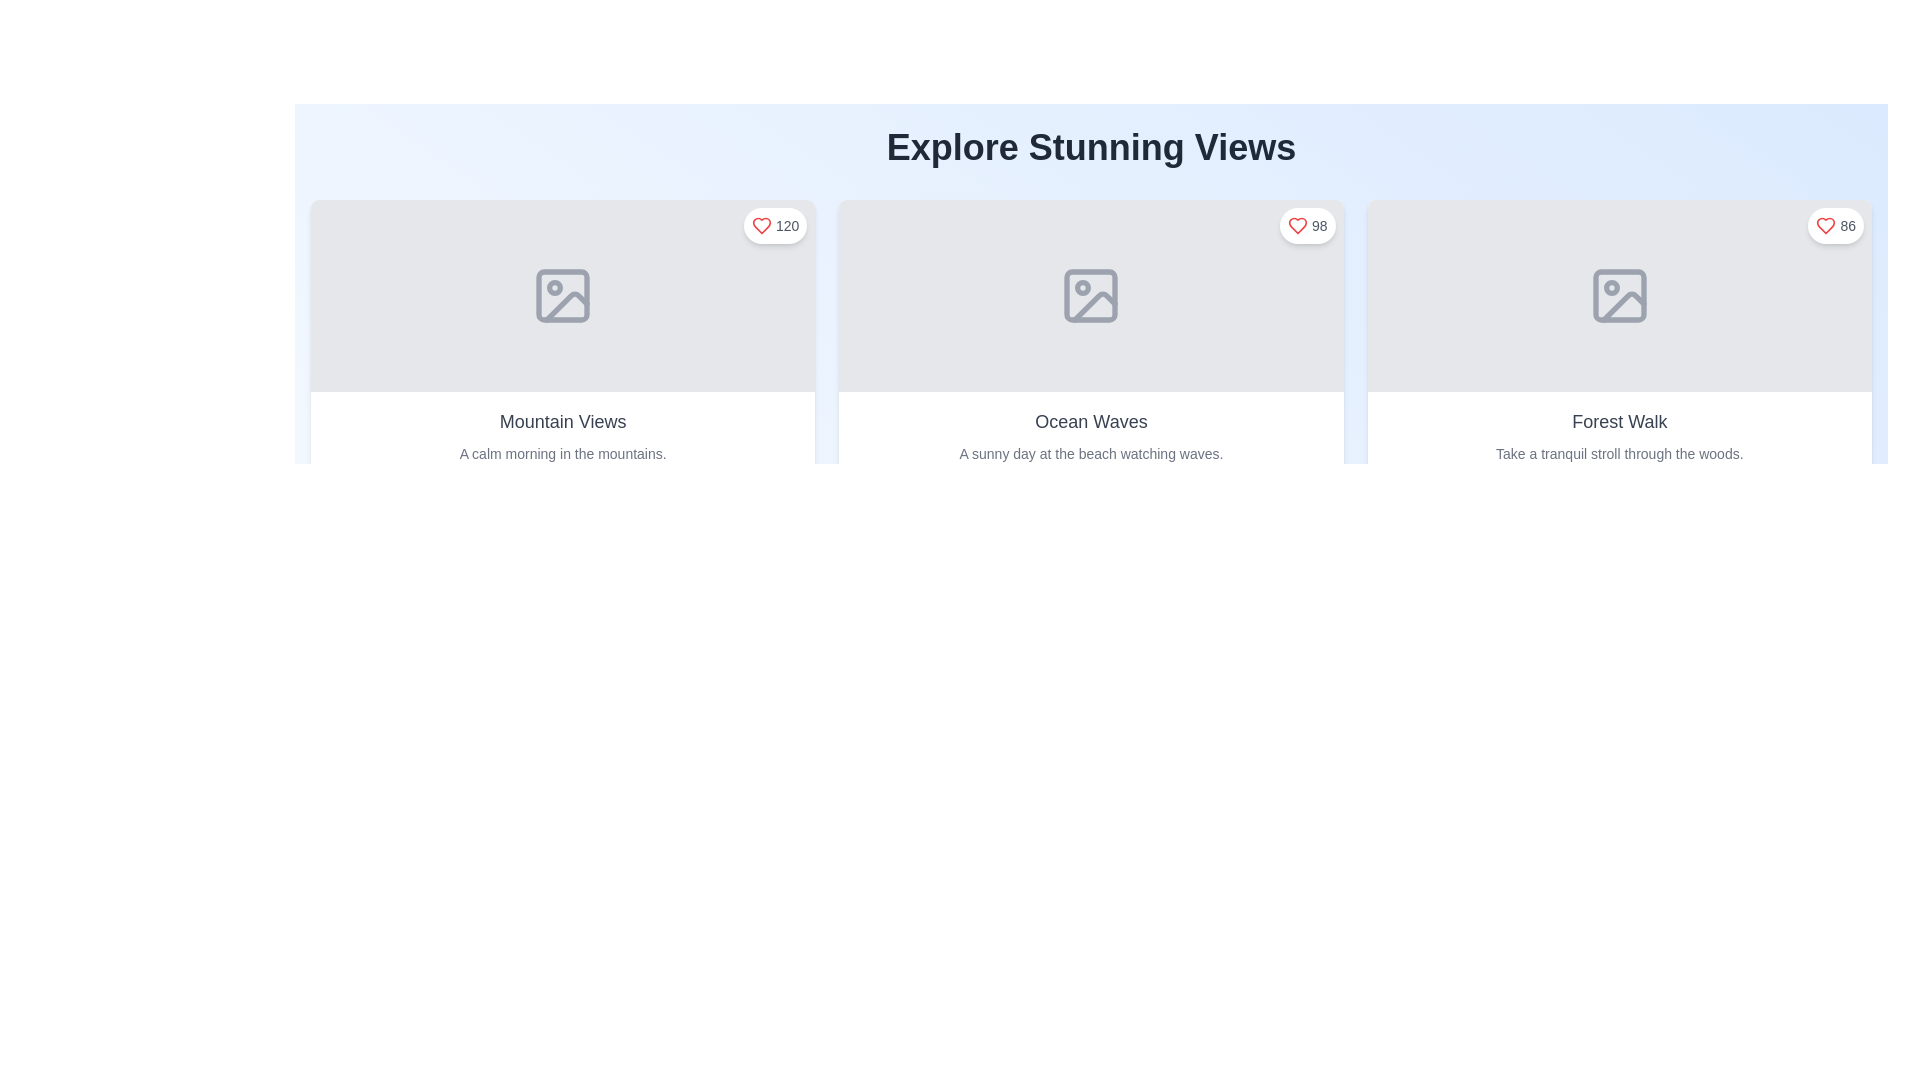 The height and width of the screenshot is (1080, 1920). What do you see at coordinates (1618, 338) in the screenshot?
I see `the third card in the grid layout` at bounding box center [1618, 338].